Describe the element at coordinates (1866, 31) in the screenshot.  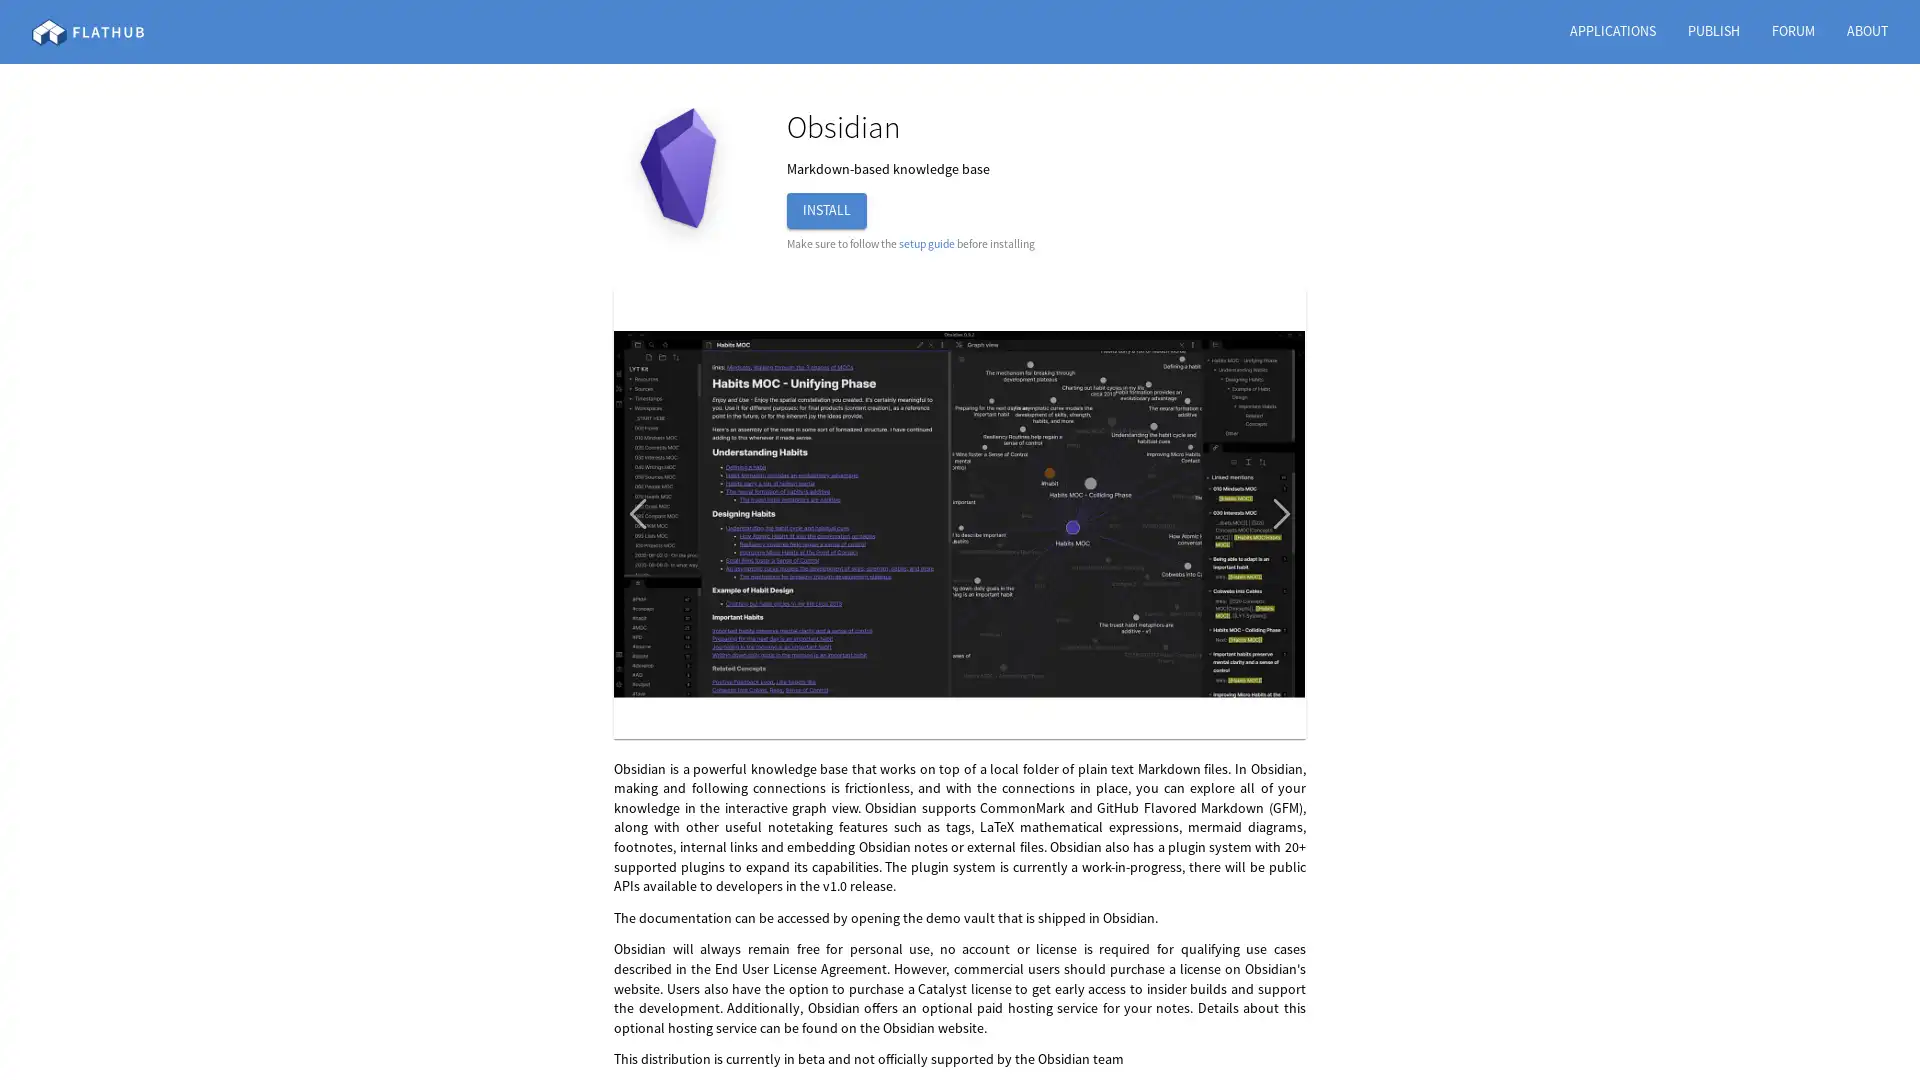
I see `ABOUT` at that location.